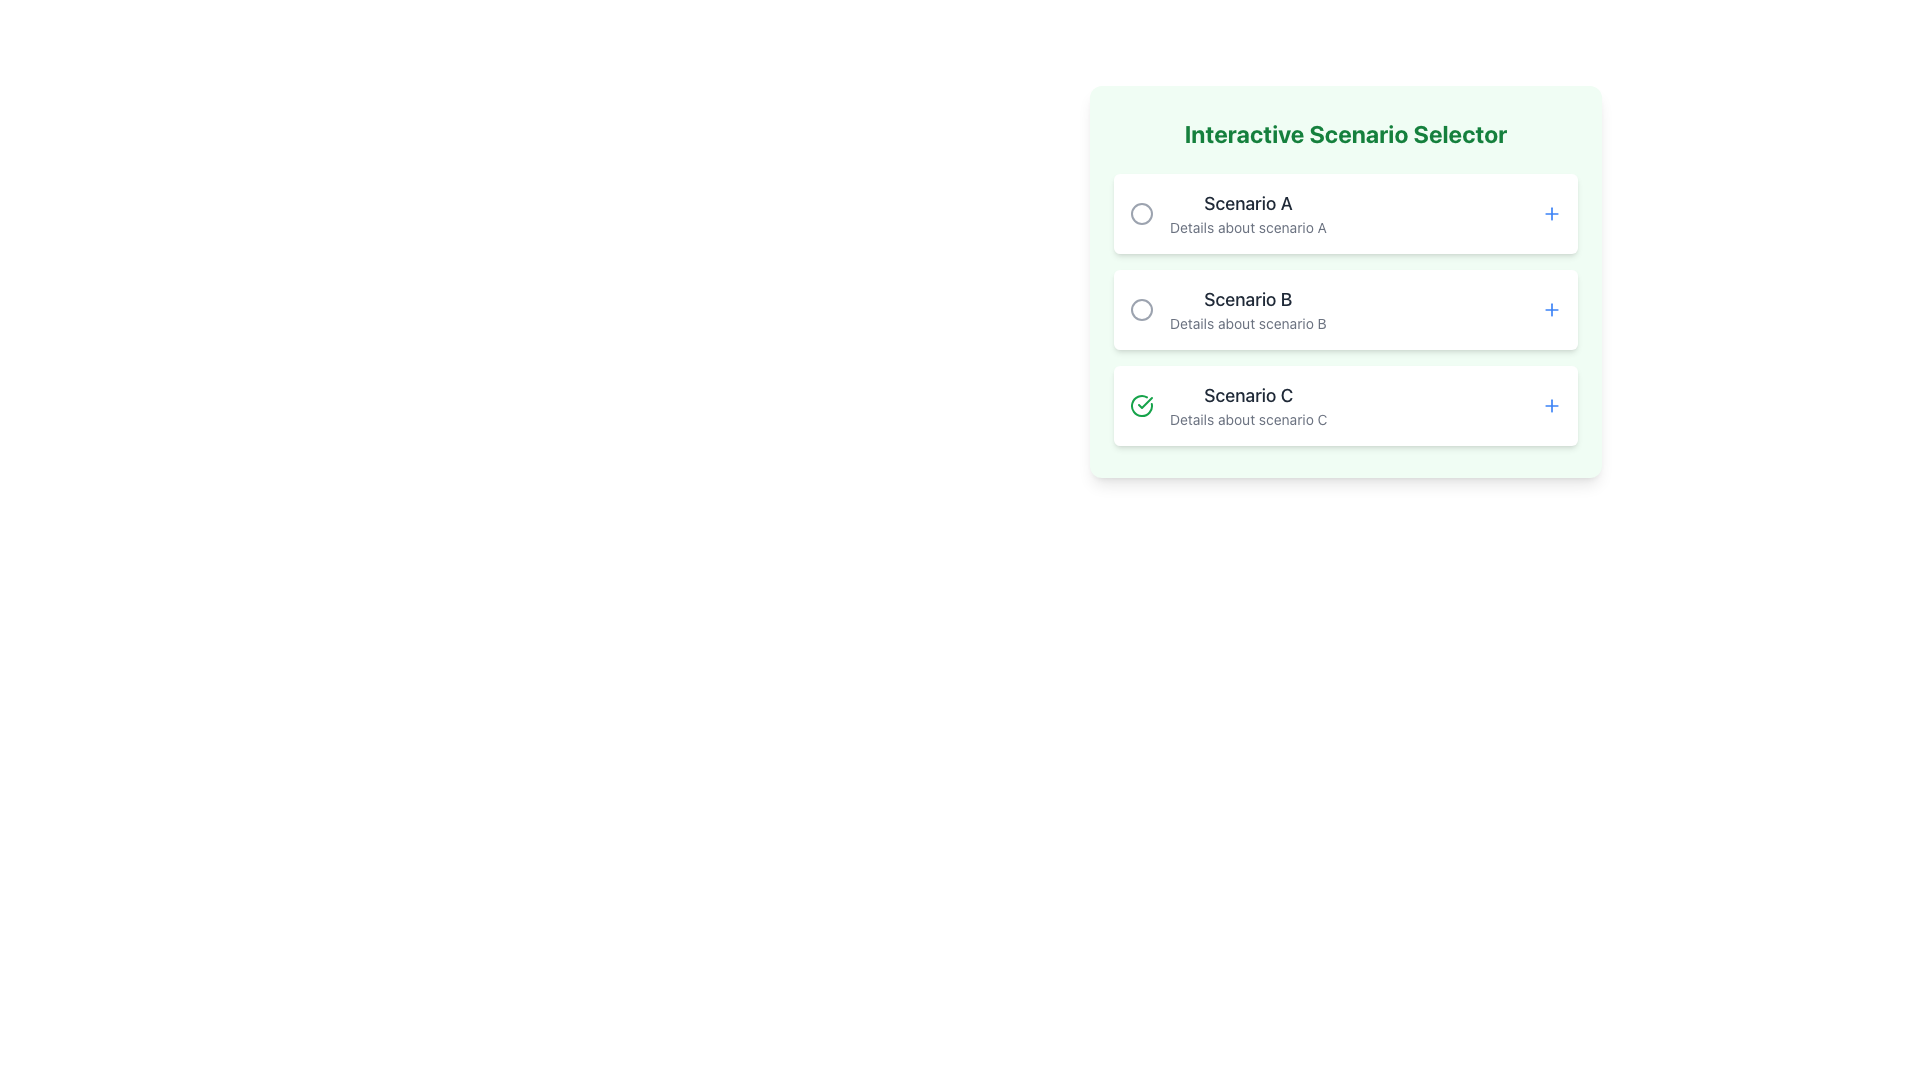 This screenshot has height=1080, width=1920. I want to click on the first entry of the selectable list item located towards the center-right of the interface, so click(1247, 213).